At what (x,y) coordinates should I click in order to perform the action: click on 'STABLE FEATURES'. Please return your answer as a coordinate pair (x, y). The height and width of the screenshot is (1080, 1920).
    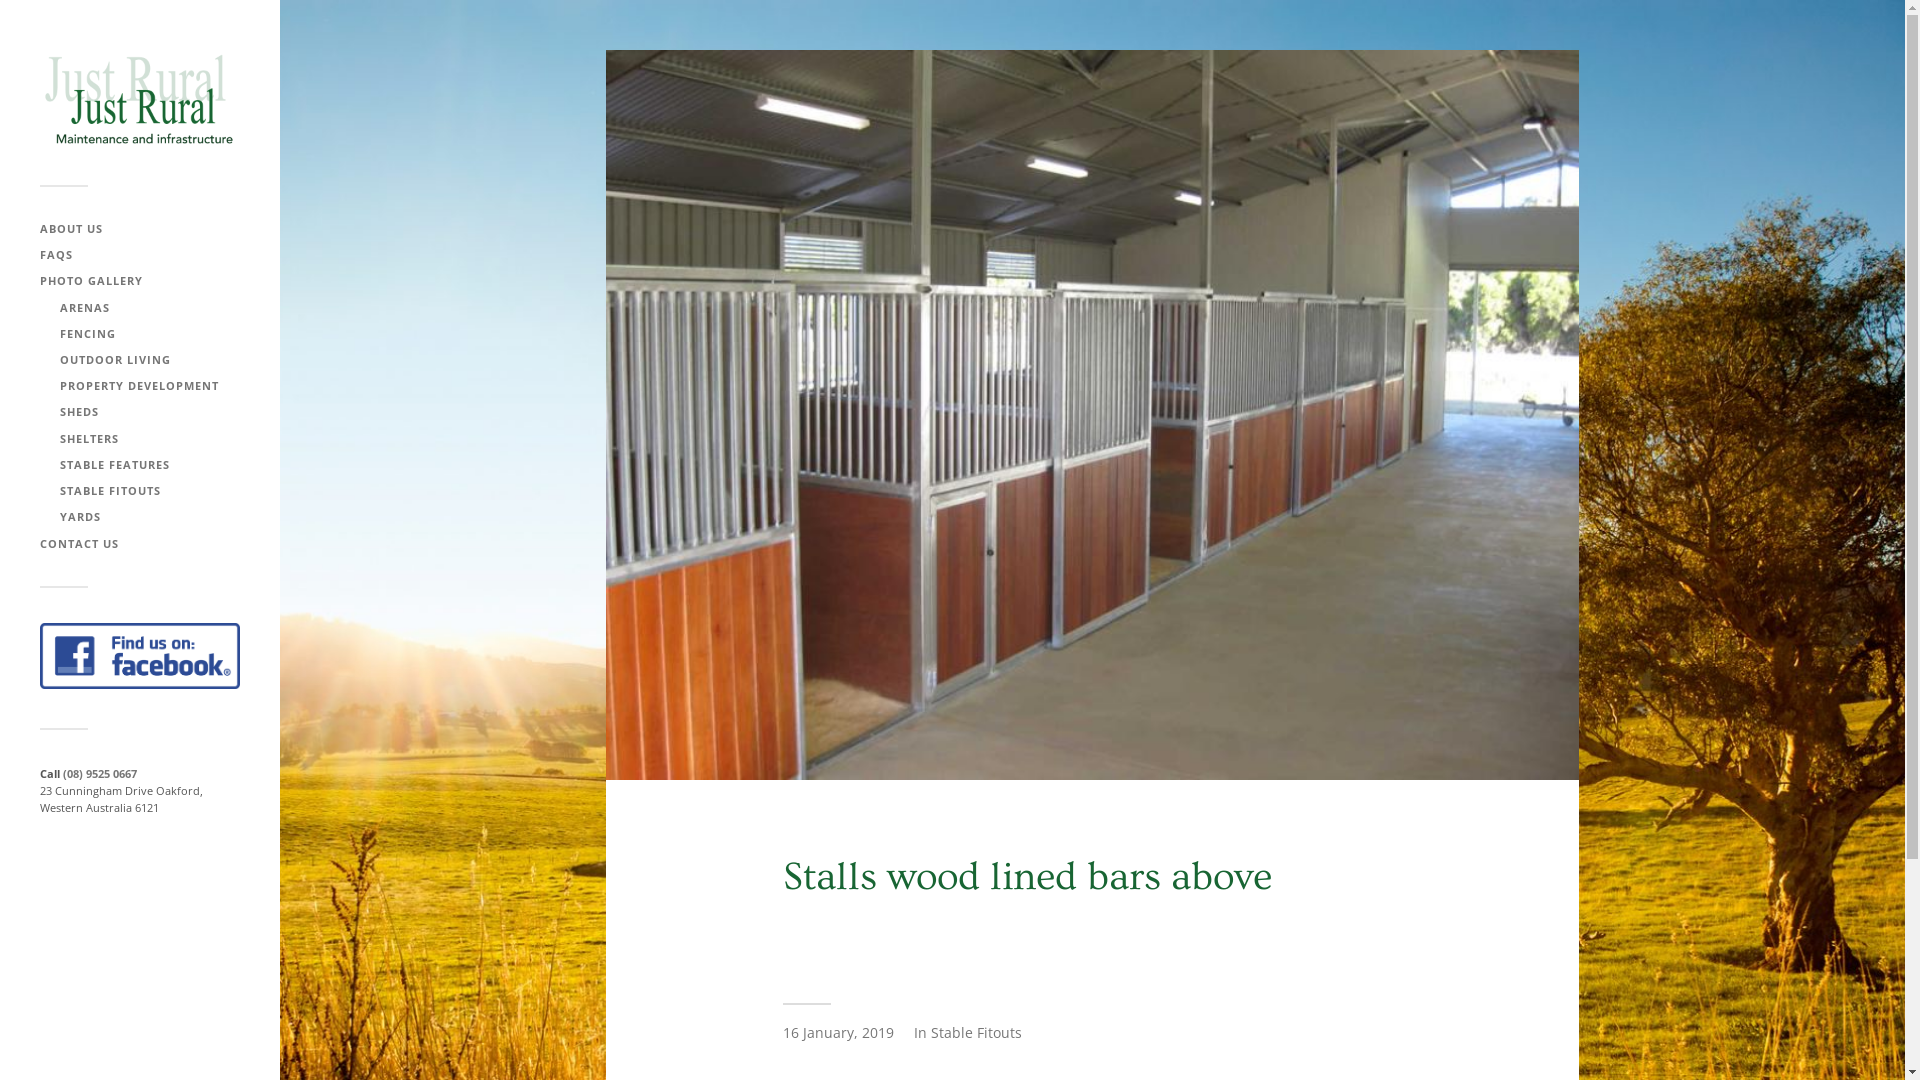
    Looking at the image, I should click on (59, 464).